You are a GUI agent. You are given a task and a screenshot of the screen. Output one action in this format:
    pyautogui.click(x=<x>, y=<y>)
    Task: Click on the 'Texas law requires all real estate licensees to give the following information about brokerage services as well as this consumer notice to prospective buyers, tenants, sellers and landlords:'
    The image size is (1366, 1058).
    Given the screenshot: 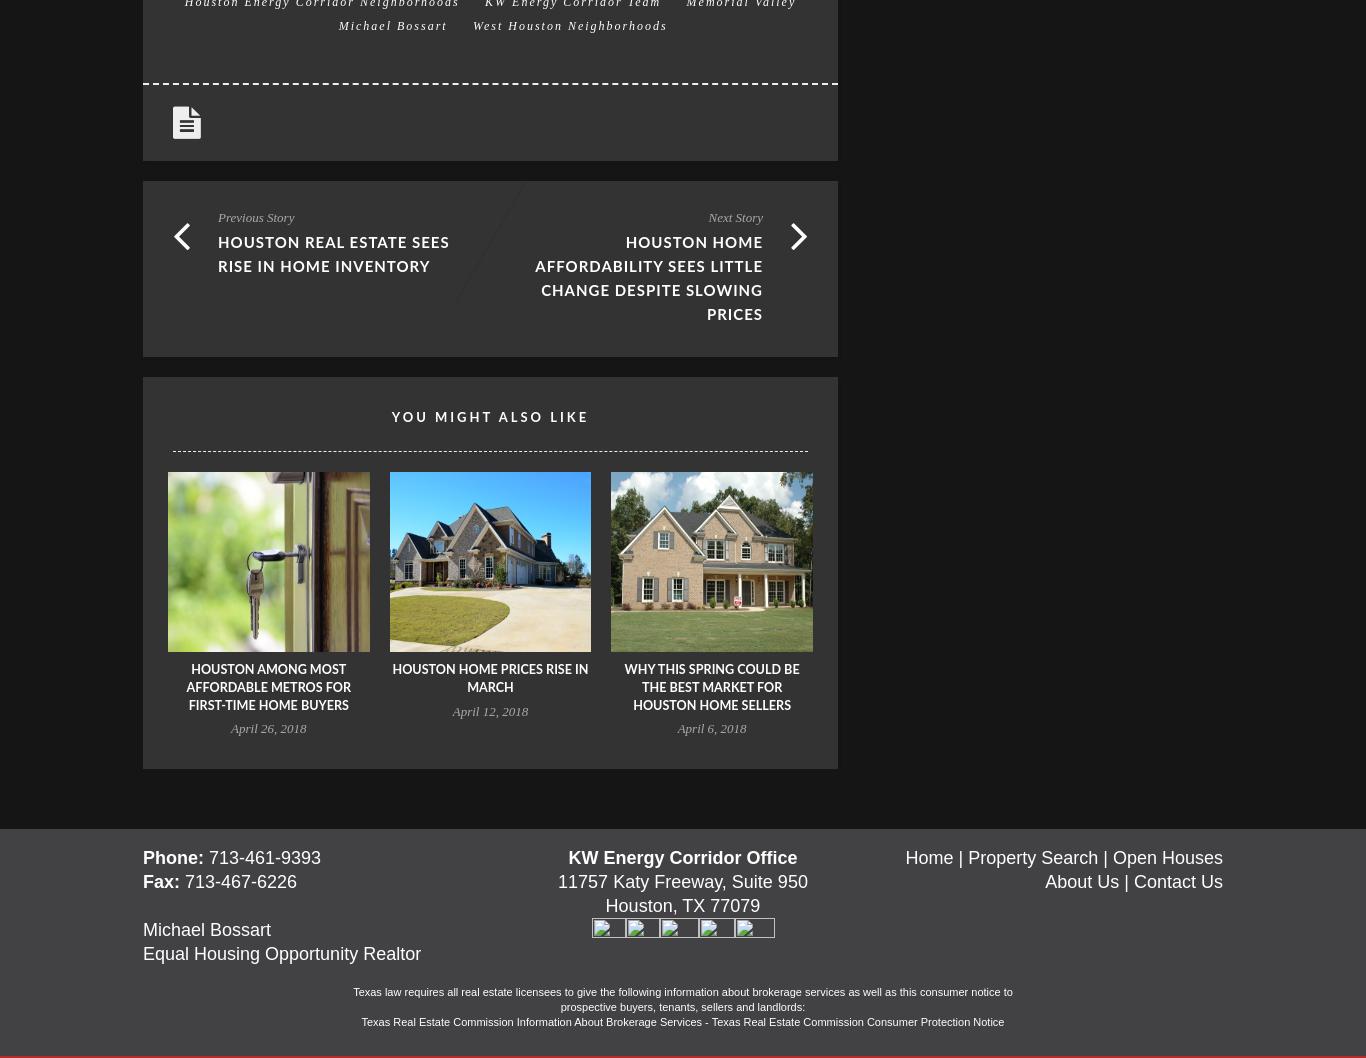 What is the action you would take?
    pyautogui.click(x=681, y=998)
    